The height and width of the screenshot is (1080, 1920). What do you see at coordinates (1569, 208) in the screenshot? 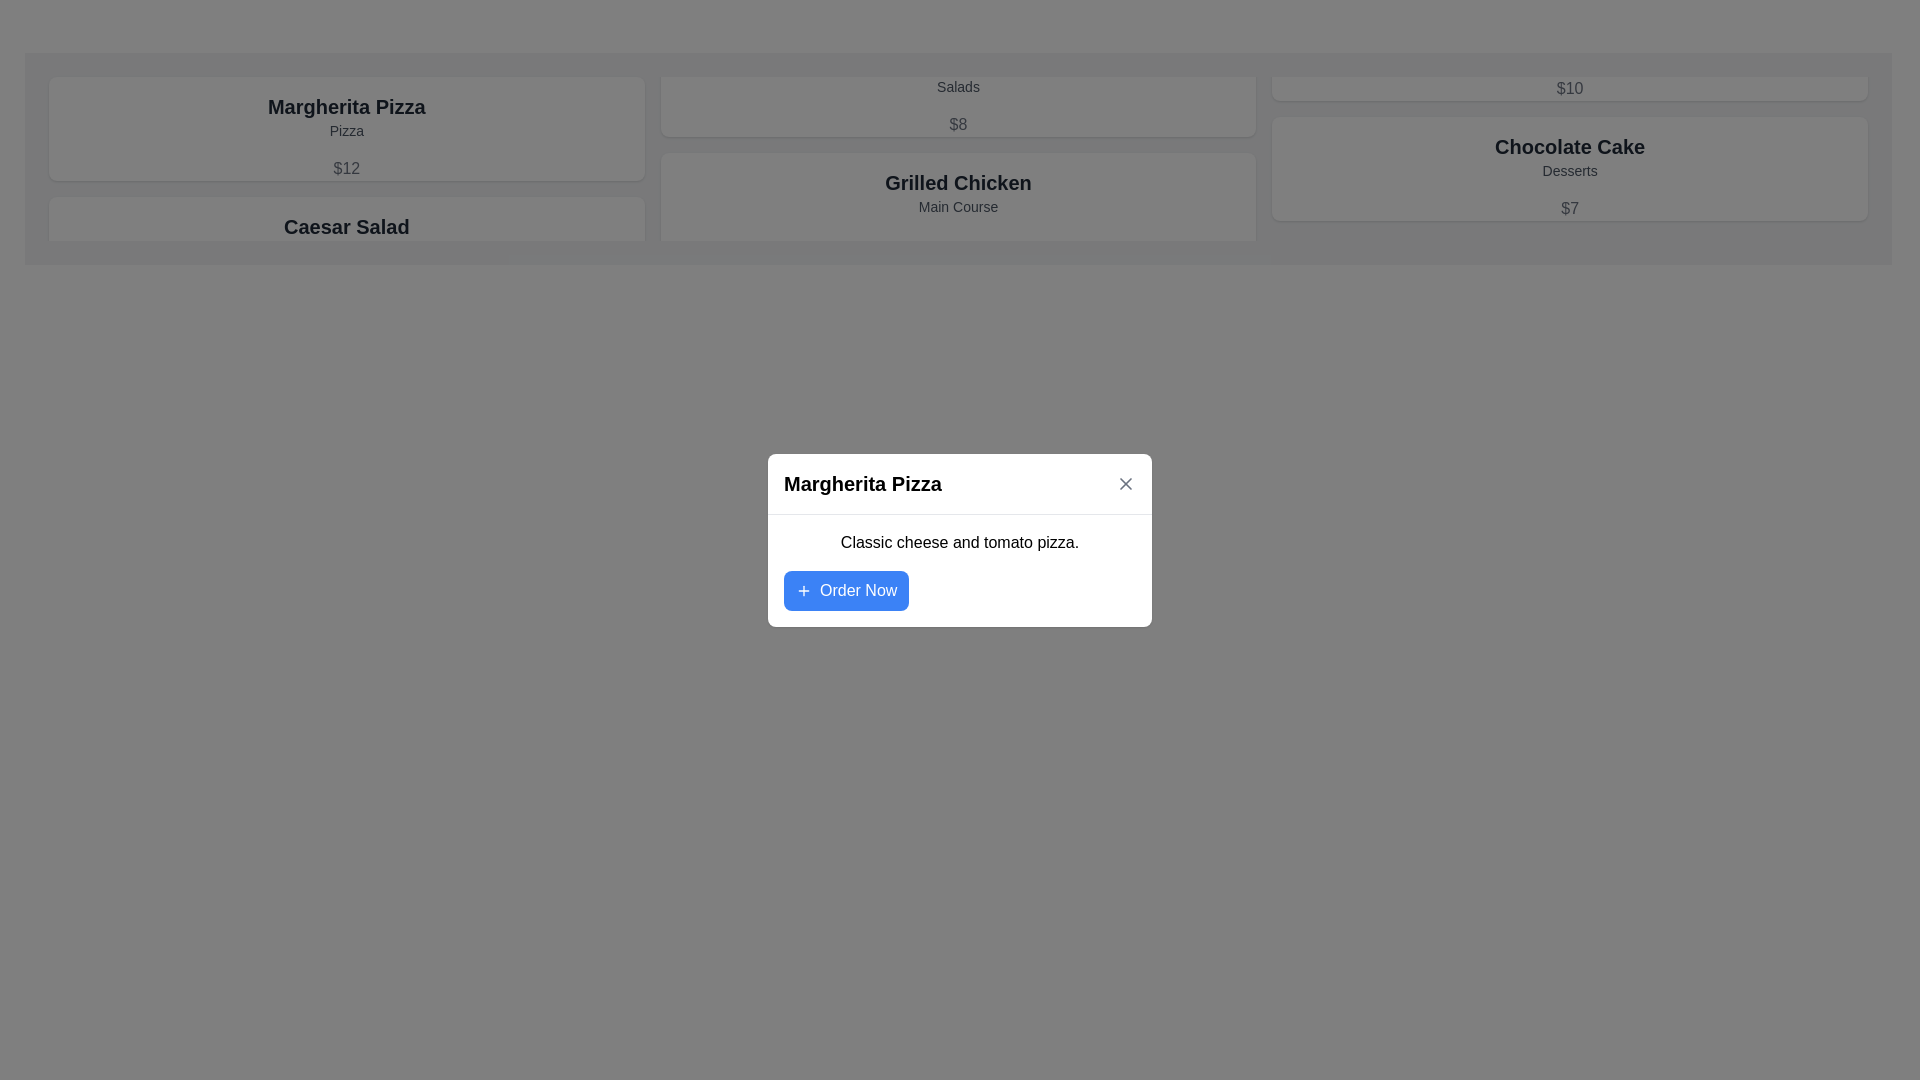
I see `the static text label displaying the price '$7' at the bottom of the card for 'Chocolate Cake' in the top-right area of the page` at bounding box center [1569, 208].